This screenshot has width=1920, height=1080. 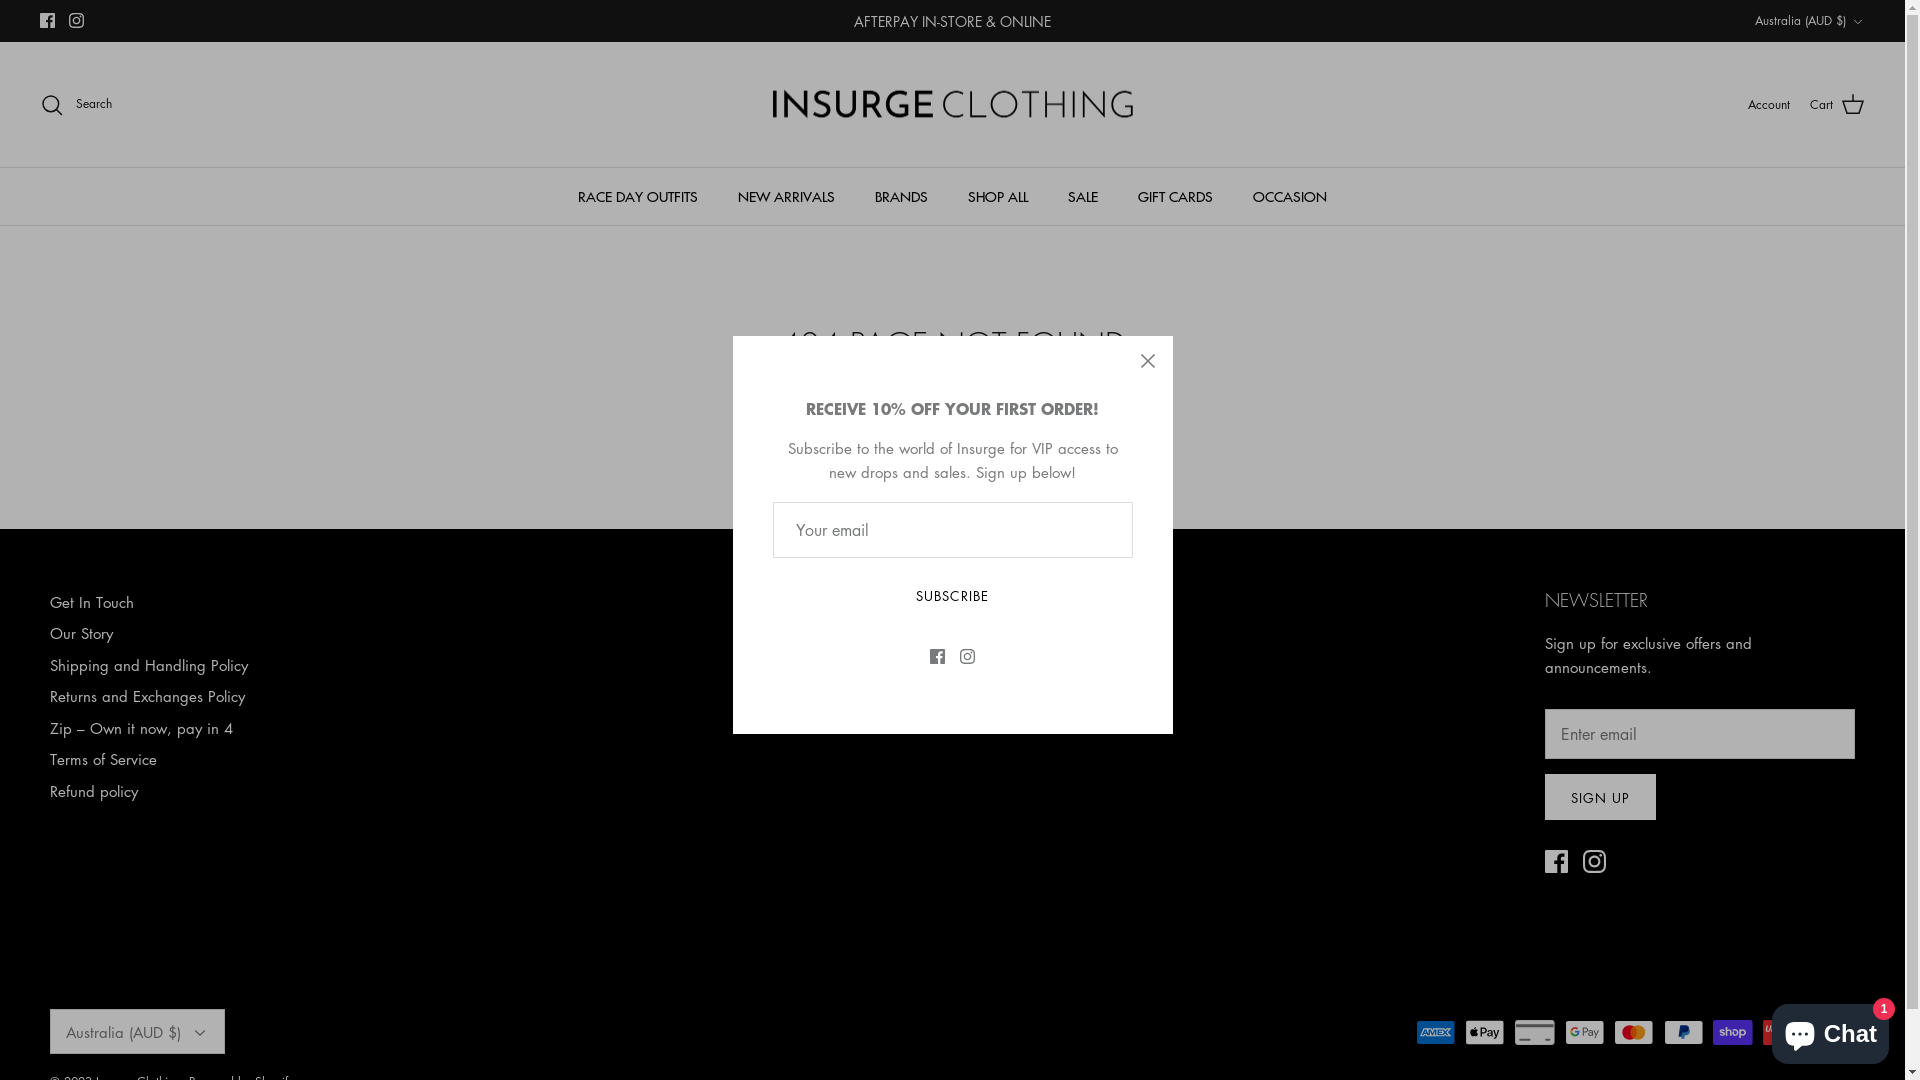 I want to click on 'OCCASION', so click(x=1290, y=196).